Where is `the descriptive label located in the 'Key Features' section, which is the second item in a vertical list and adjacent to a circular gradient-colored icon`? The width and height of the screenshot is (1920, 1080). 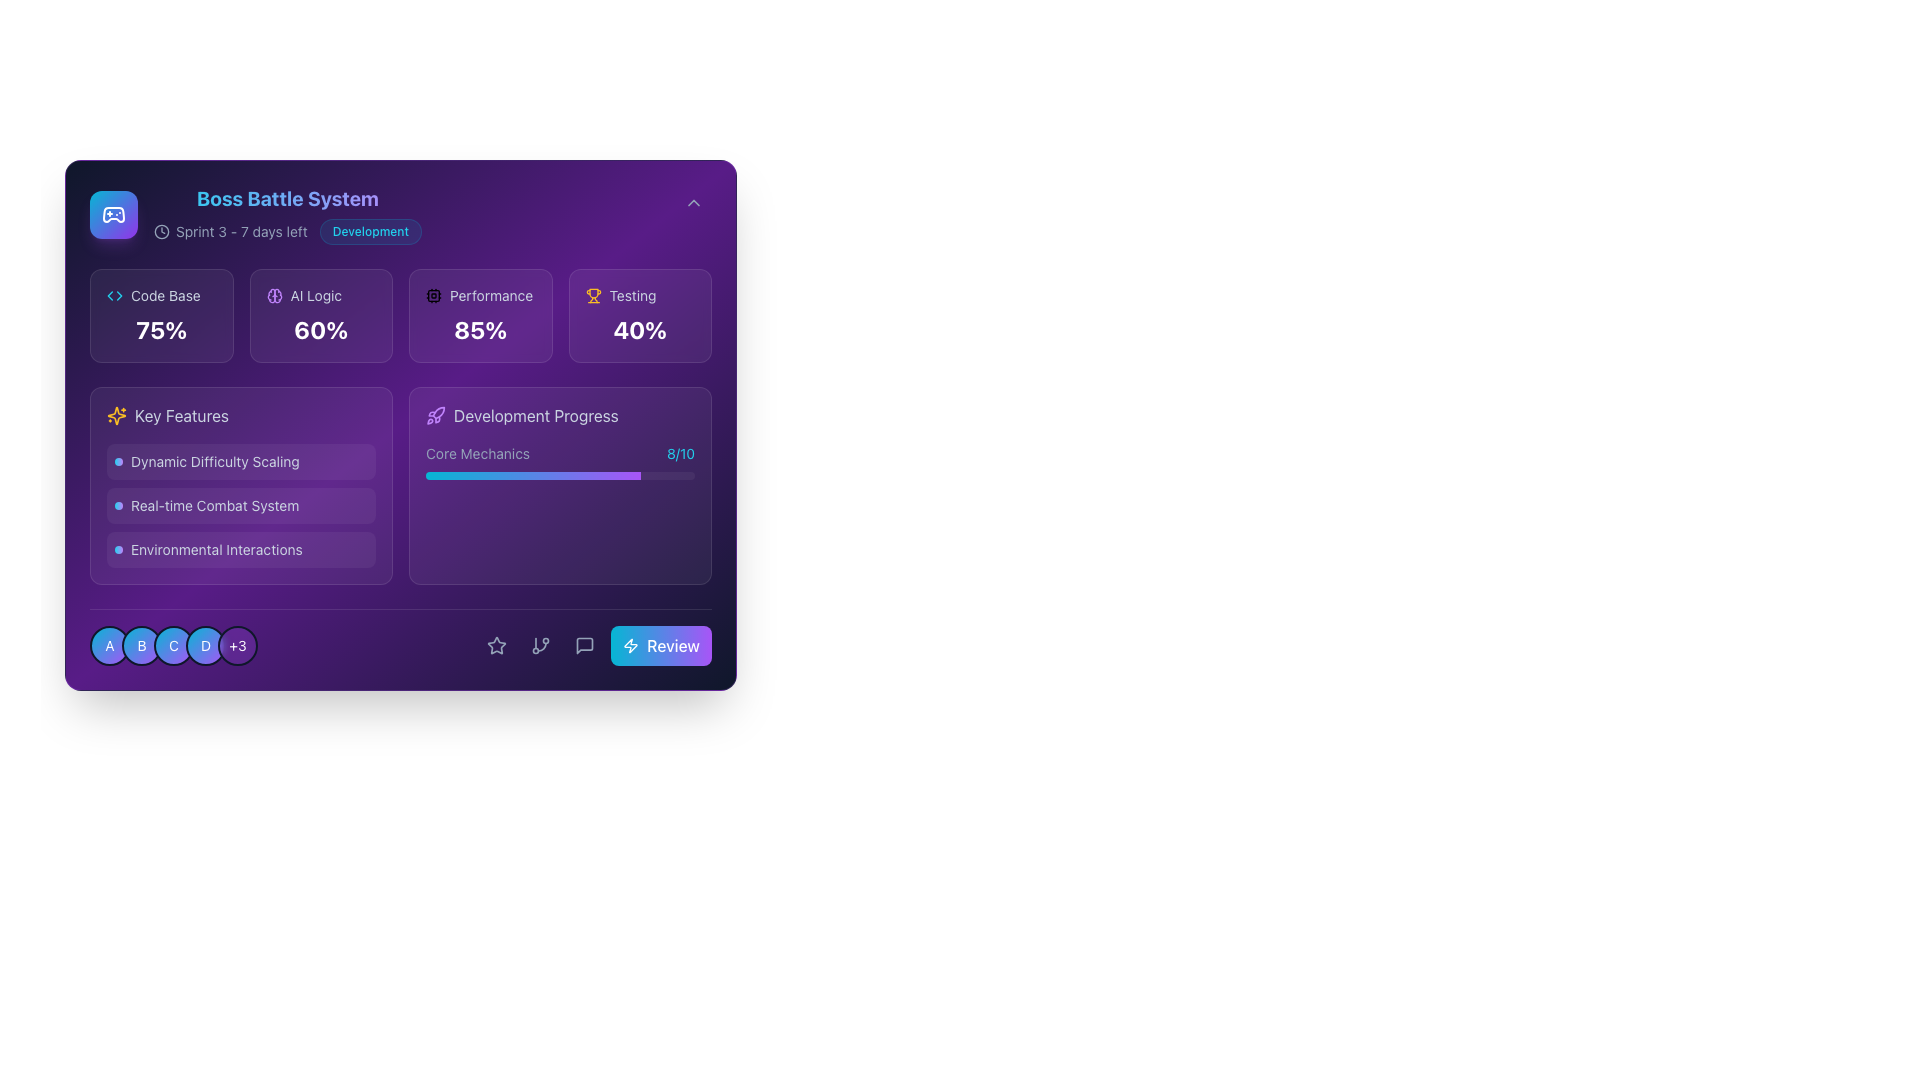 the descriptive label located in the 'Key Features' section, which is the second item in a vertical list and adjacent to a circular gradient-colored icon is located at coordinates (215, 504).